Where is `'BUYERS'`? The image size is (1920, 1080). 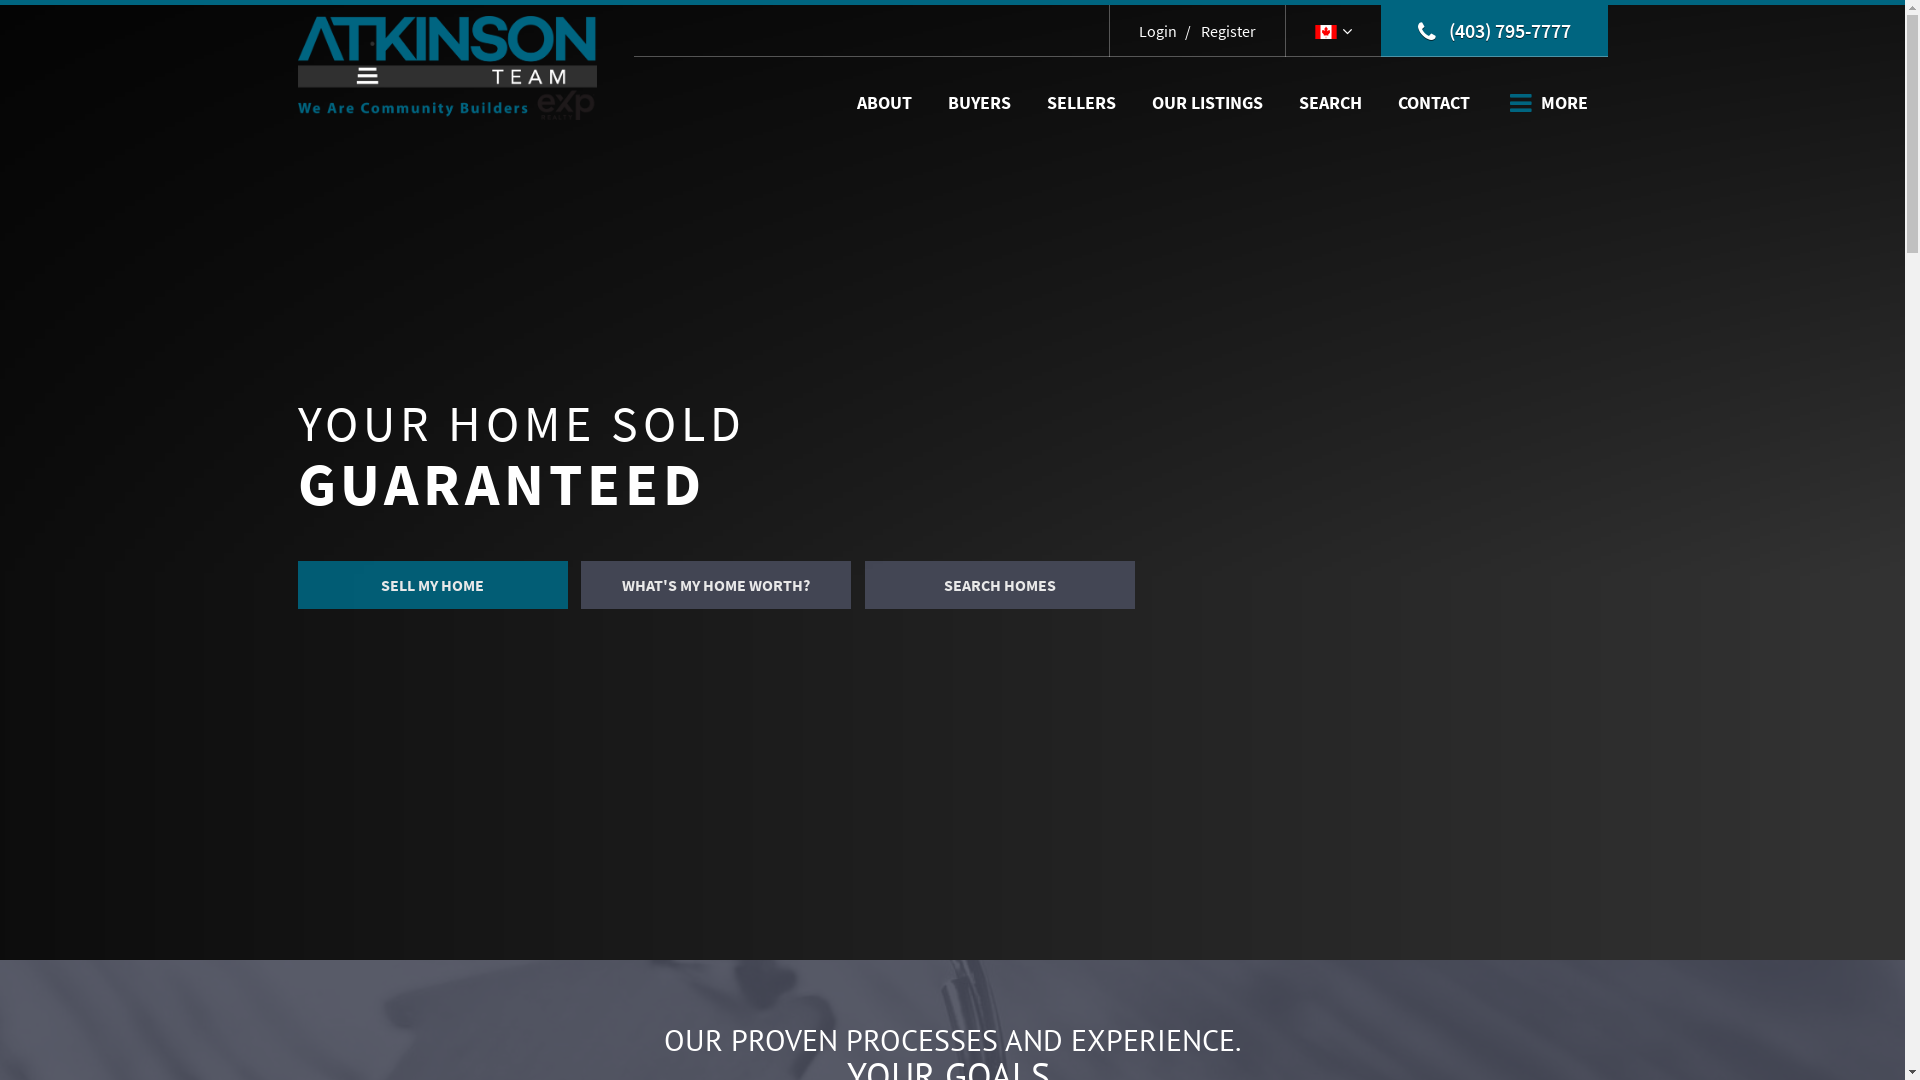 'BUYERS' is located at coordinates (979, 103).